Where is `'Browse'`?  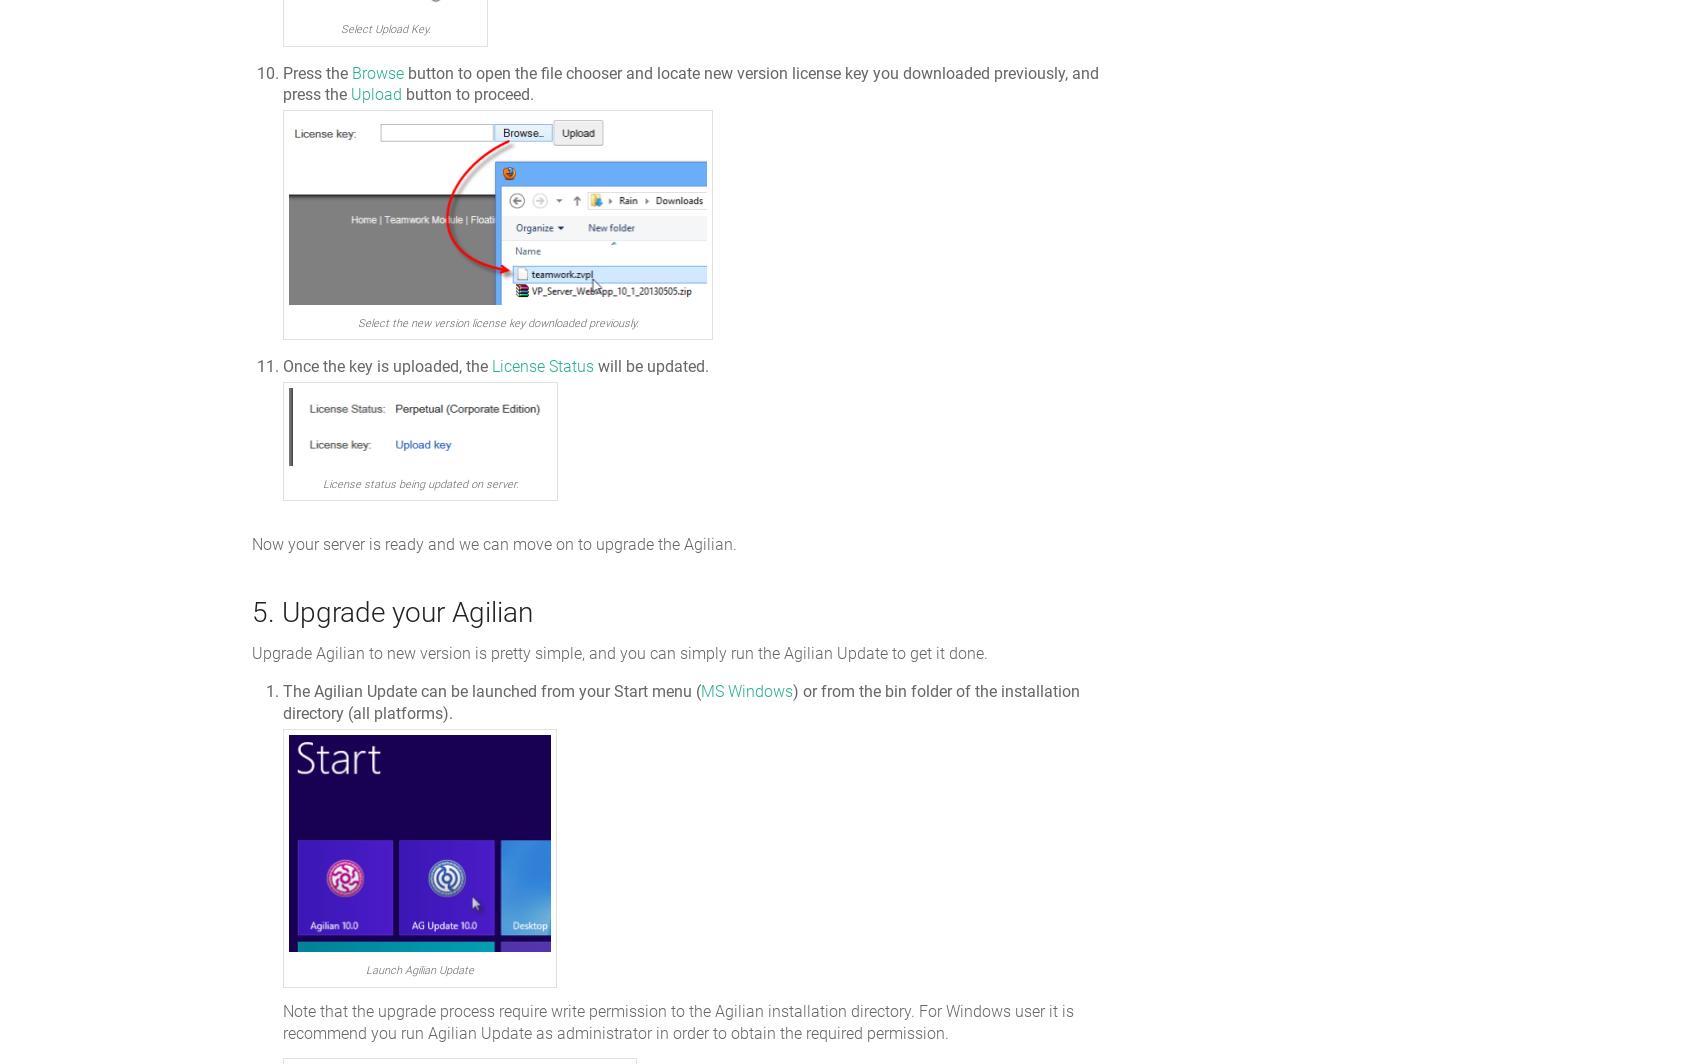
'Browse' is located at coordinates (378, 72).